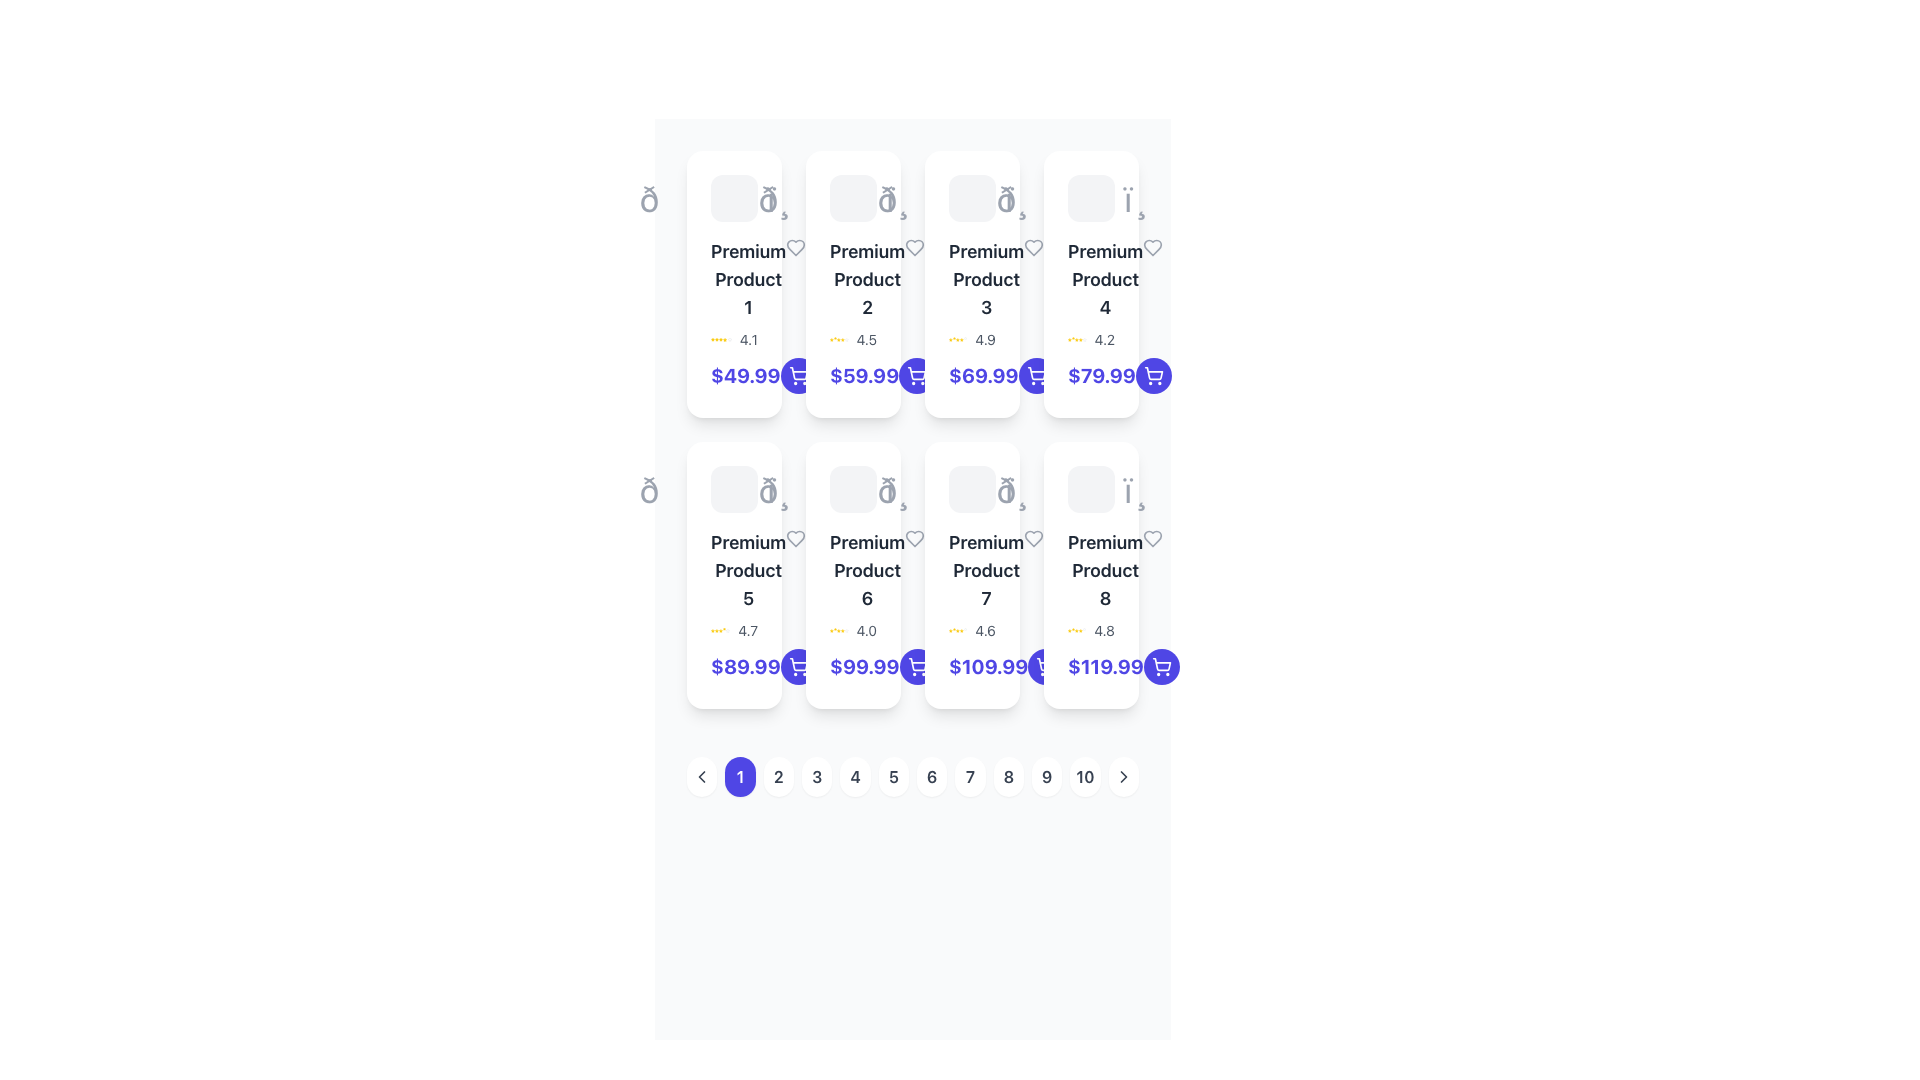 This screenshot has height=1080, width=1920. Describe the element at coordinates (733, 570) in the screenshot. I see `the label that identifies the product 'Premium Product 5' located at the top section of its product card within the second row and first column of the grid layout` at that location.